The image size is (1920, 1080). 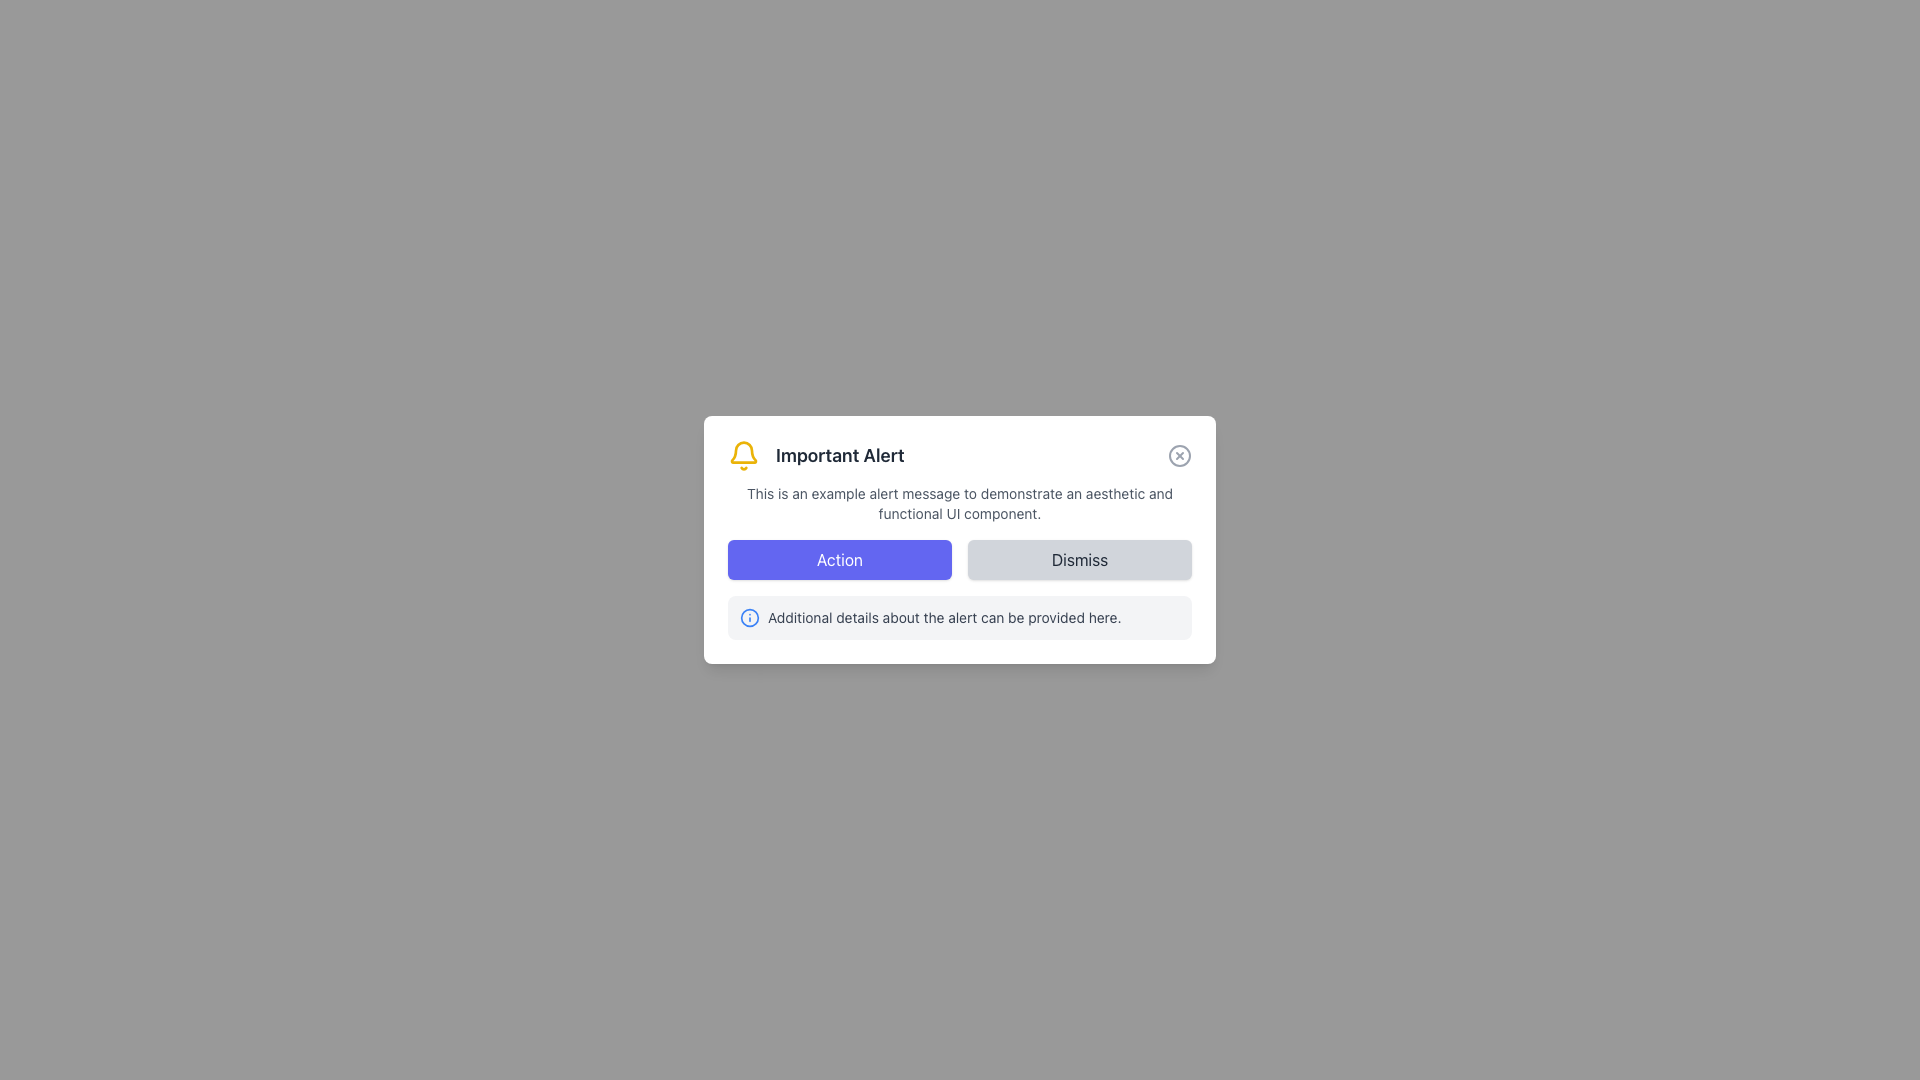 What do you see at coordinates (943, 616) in the screenshot?
I see `text content of the element that displays 'Additional details about the alert can be provided here.' which is styled in a small gray font located at the bottom section of a notification card` at bounding box center [943, 616].